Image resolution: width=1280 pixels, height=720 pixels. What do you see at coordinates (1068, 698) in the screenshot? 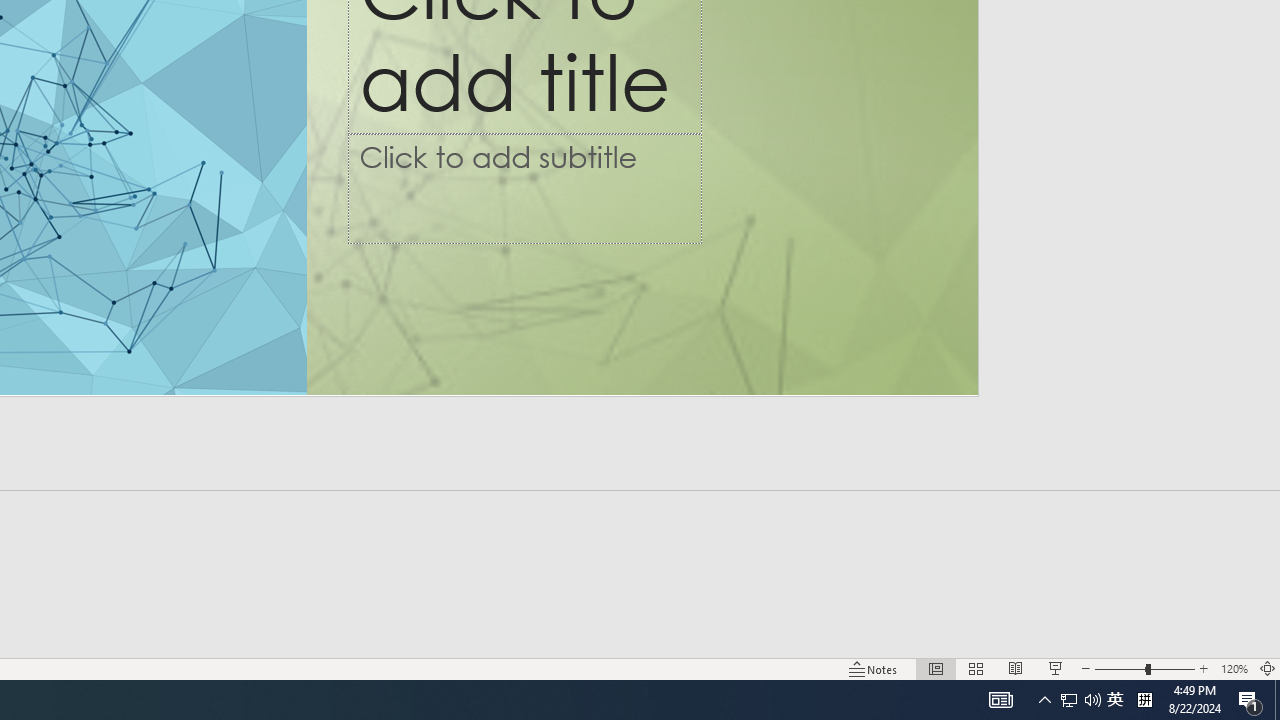
I see `'User Promoted Notification Area'` at bounding box center [1068, 698].